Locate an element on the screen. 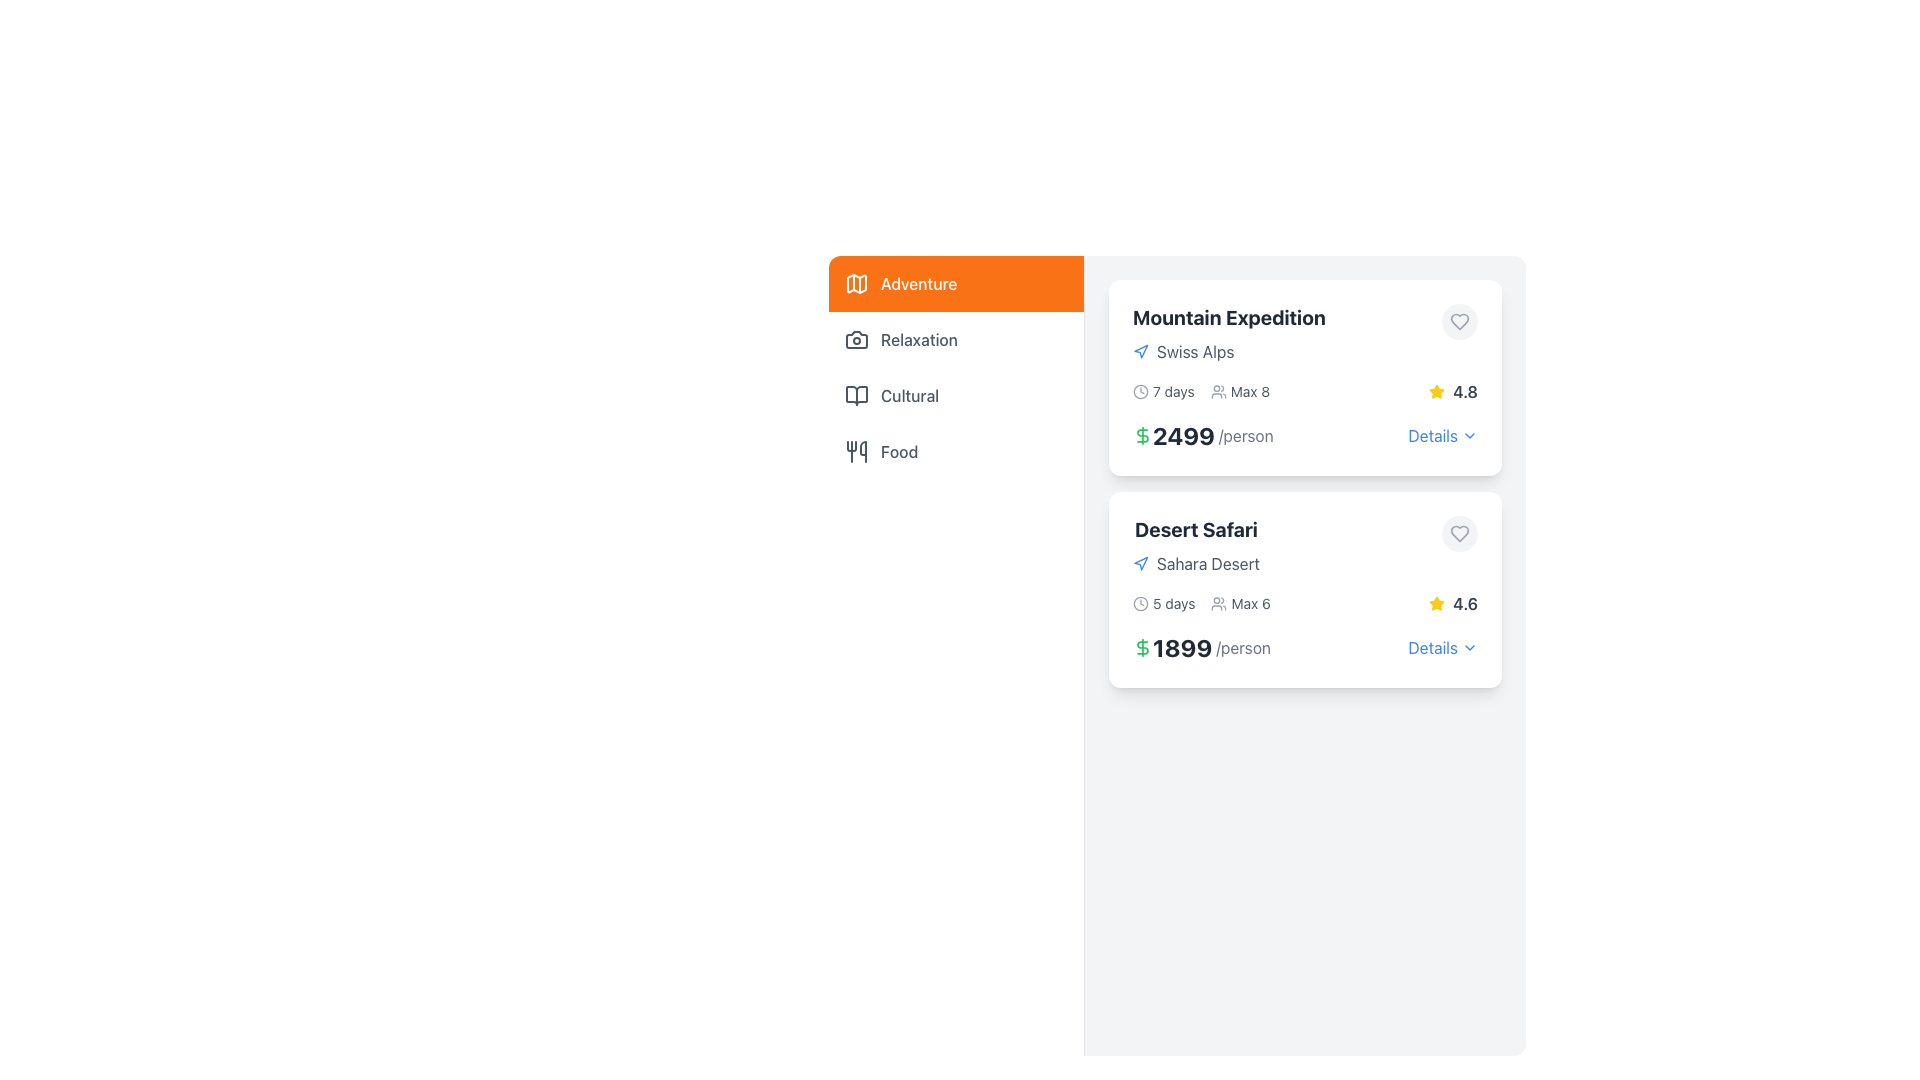  the icon that represents 'maximum group size' or 'maximum capacity', which is located to the left of the text label 'Max 8' in the 'Mountain Expedition' card is located at coordinates (1217, 392).